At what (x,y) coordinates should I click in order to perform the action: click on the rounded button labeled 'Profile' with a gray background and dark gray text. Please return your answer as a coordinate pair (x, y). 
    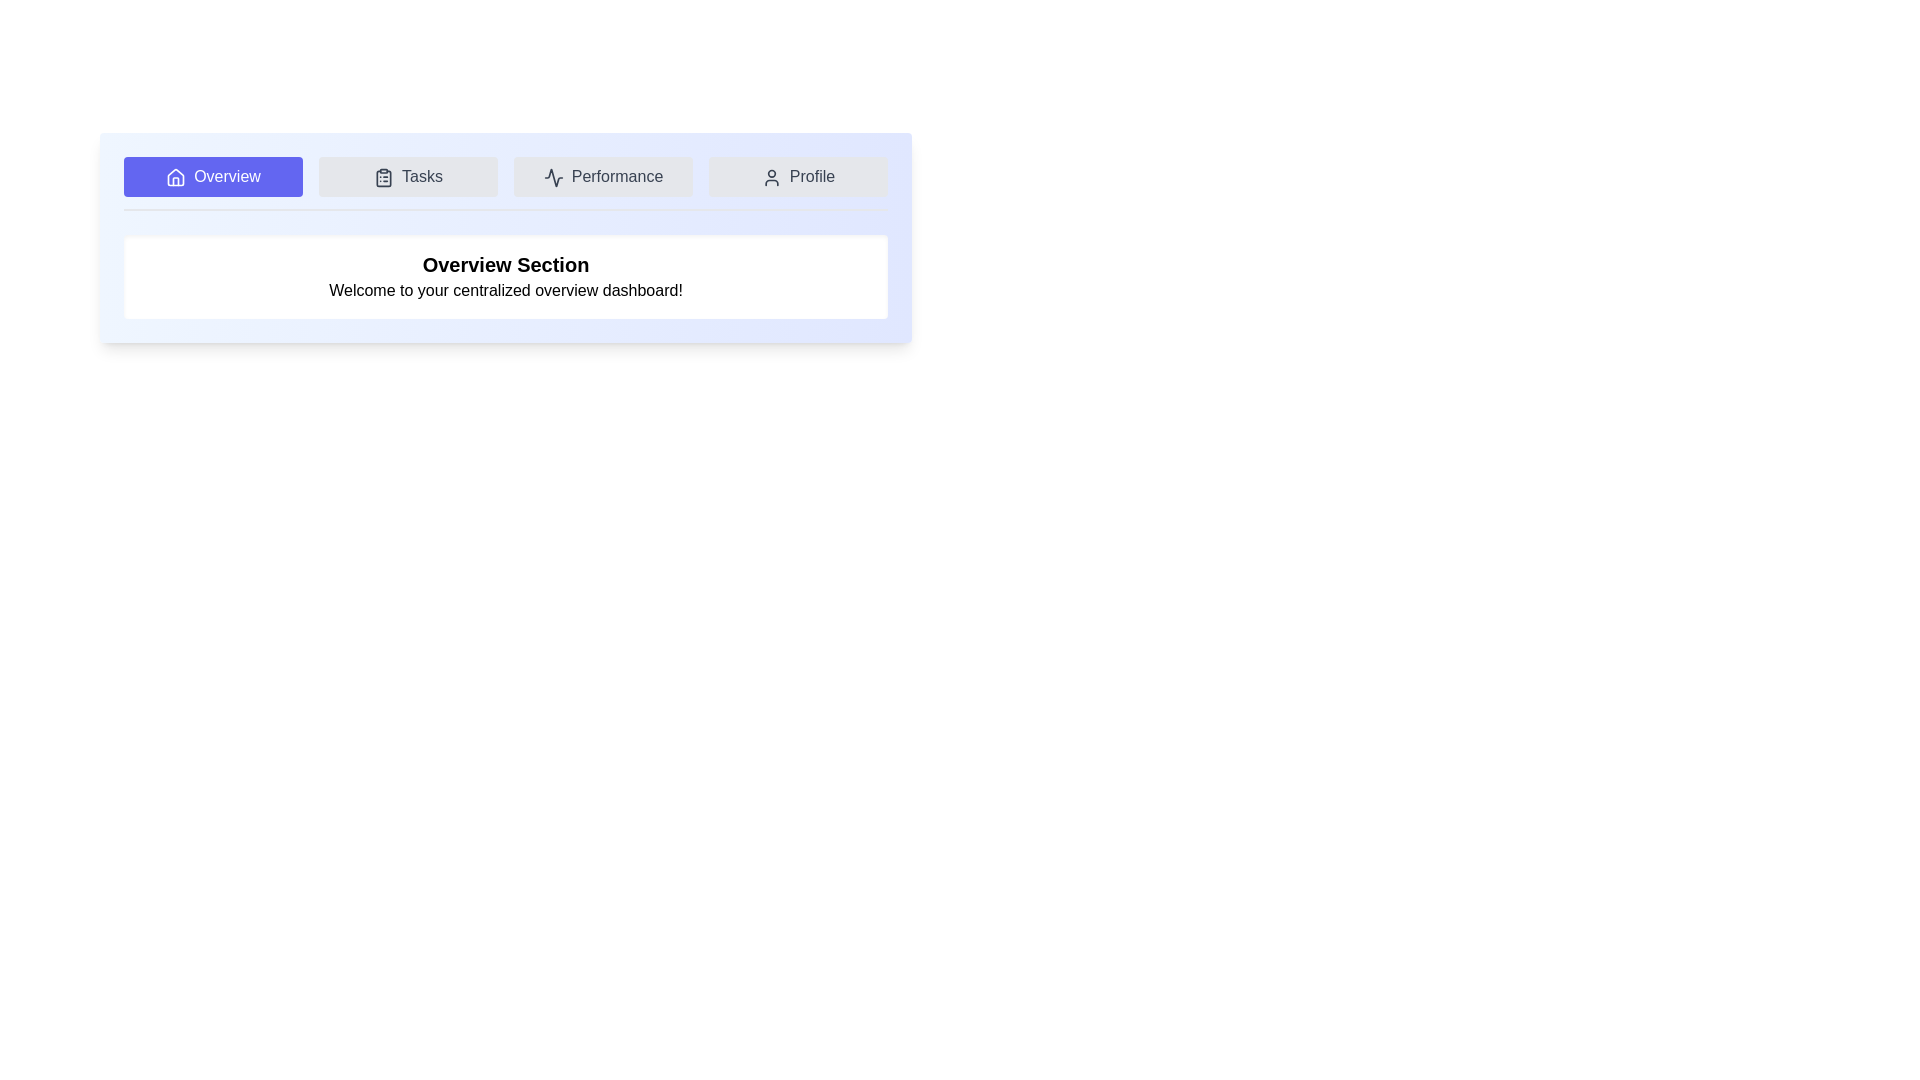
    Looking at the image, I should click on (797, 176).